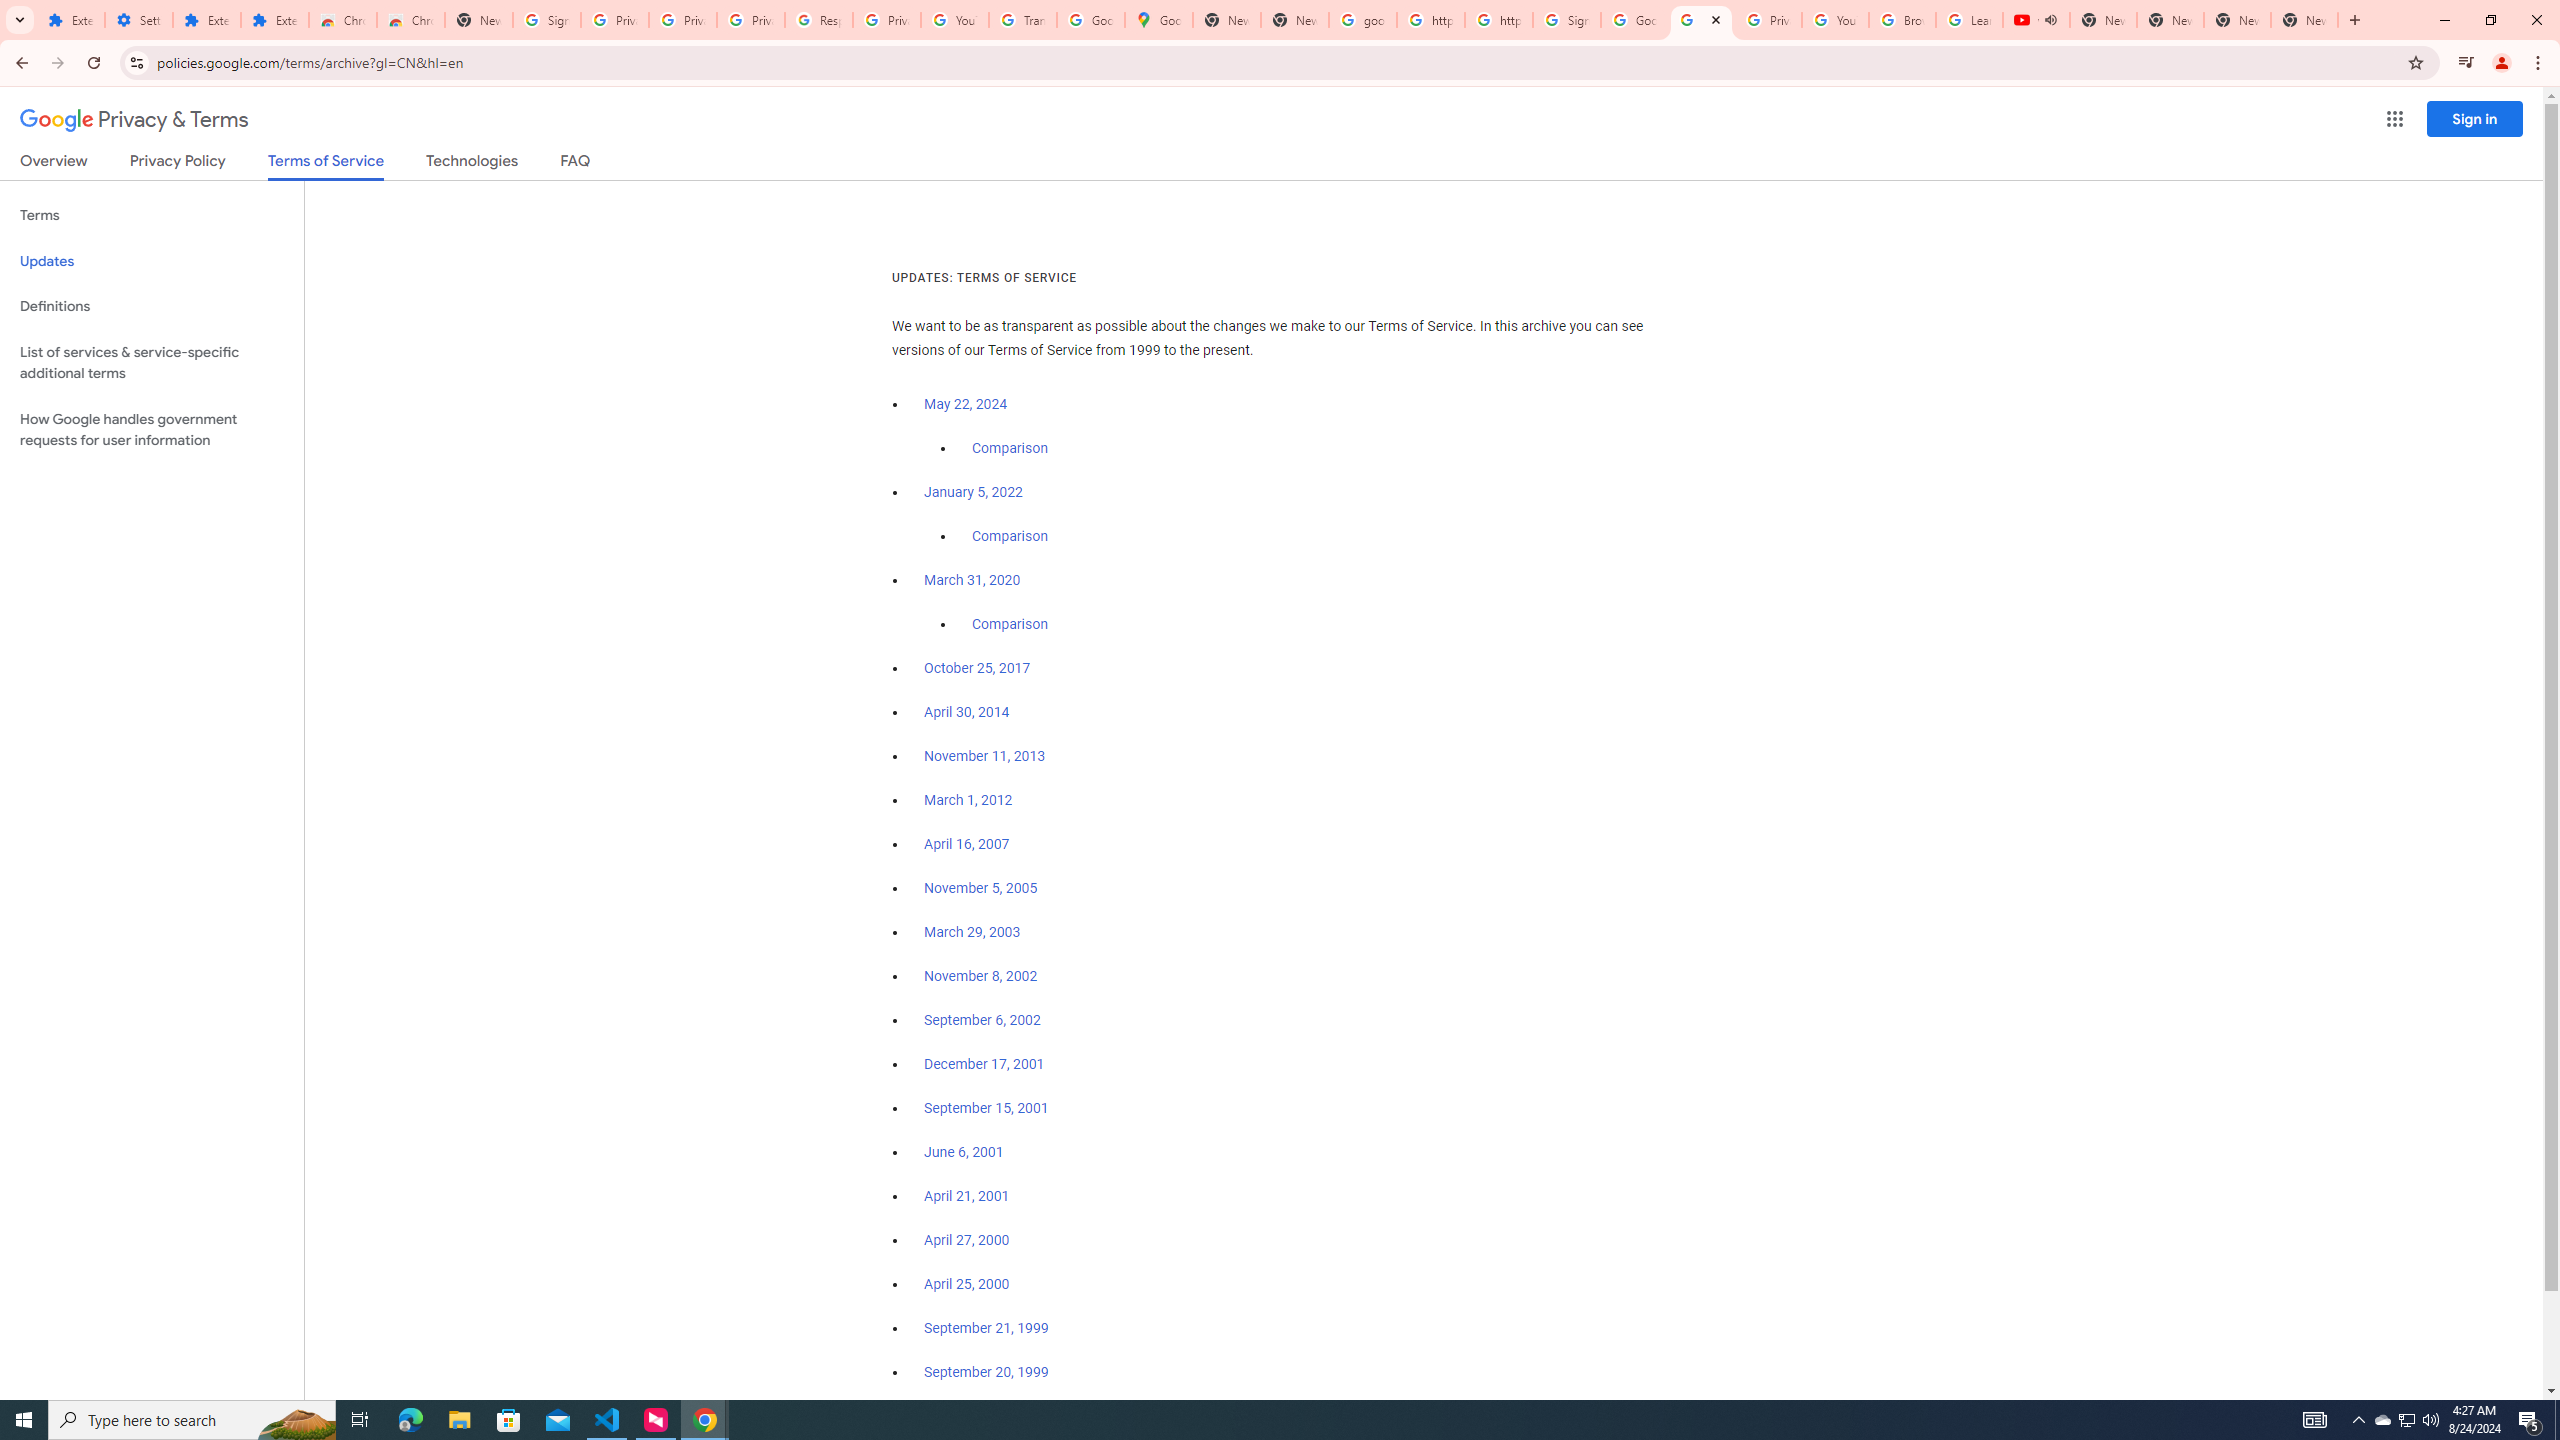 The image size is (2560, 1440). I want to click on 'December 17, 2001', so click(983, 1064).